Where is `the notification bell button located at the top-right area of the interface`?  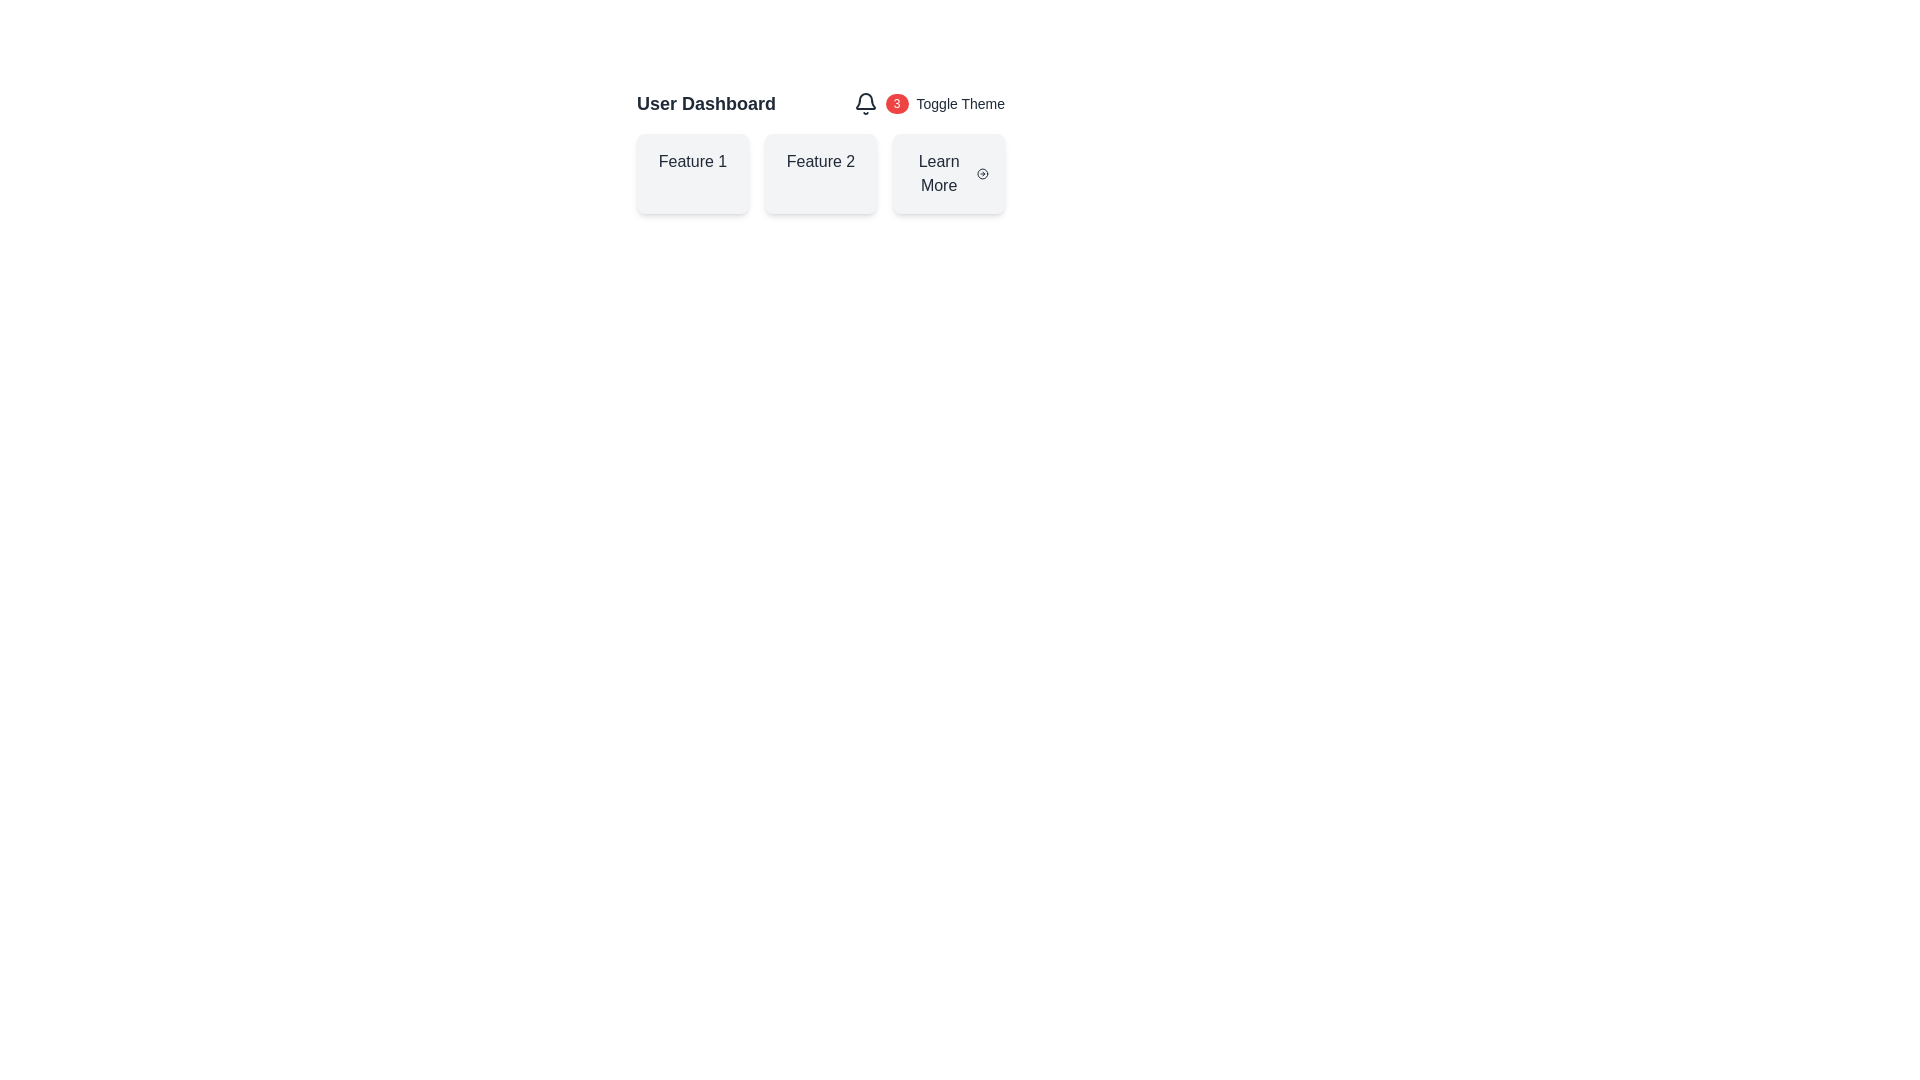 the notification bell button located at the top-right area of the interface is located at coordinates (865, 104).